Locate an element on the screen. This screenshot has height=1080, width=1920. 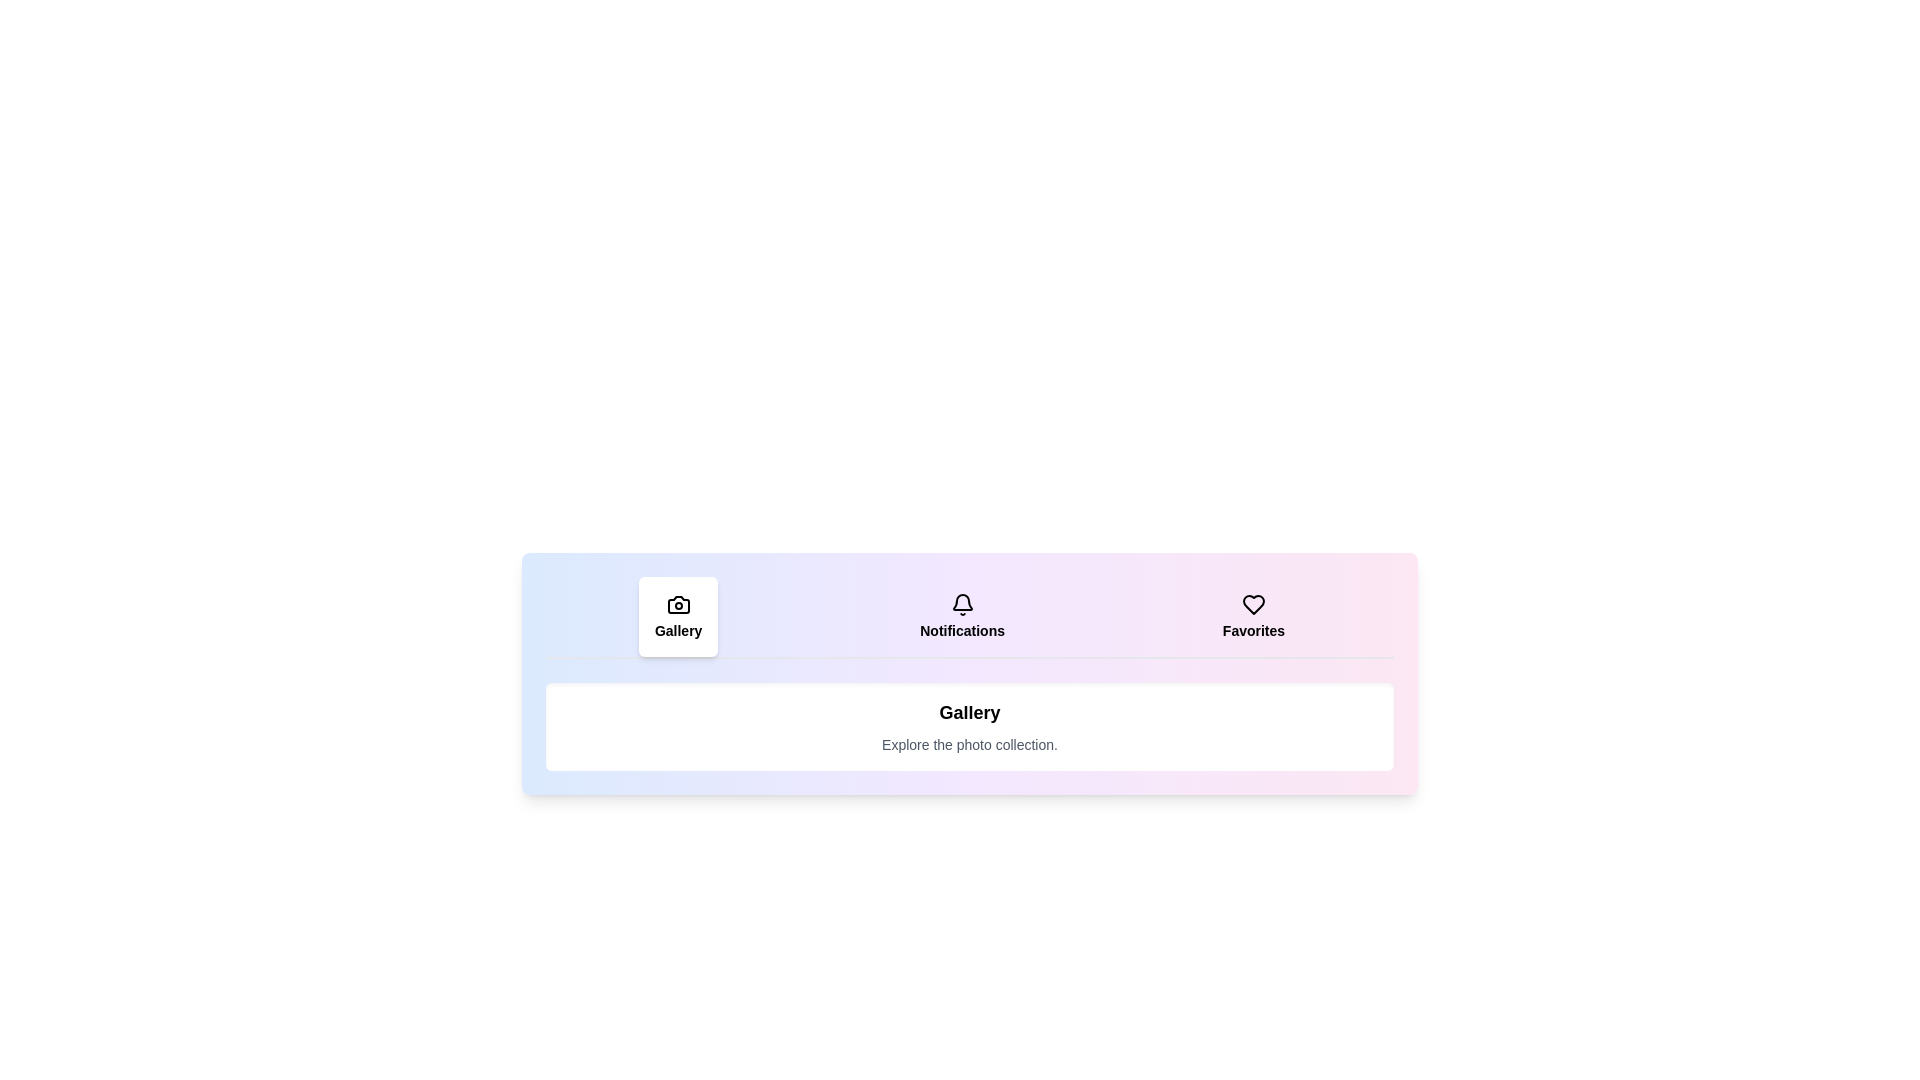
the tab labeled Gallery to view its hover effect is located at coordinates (678, 616).